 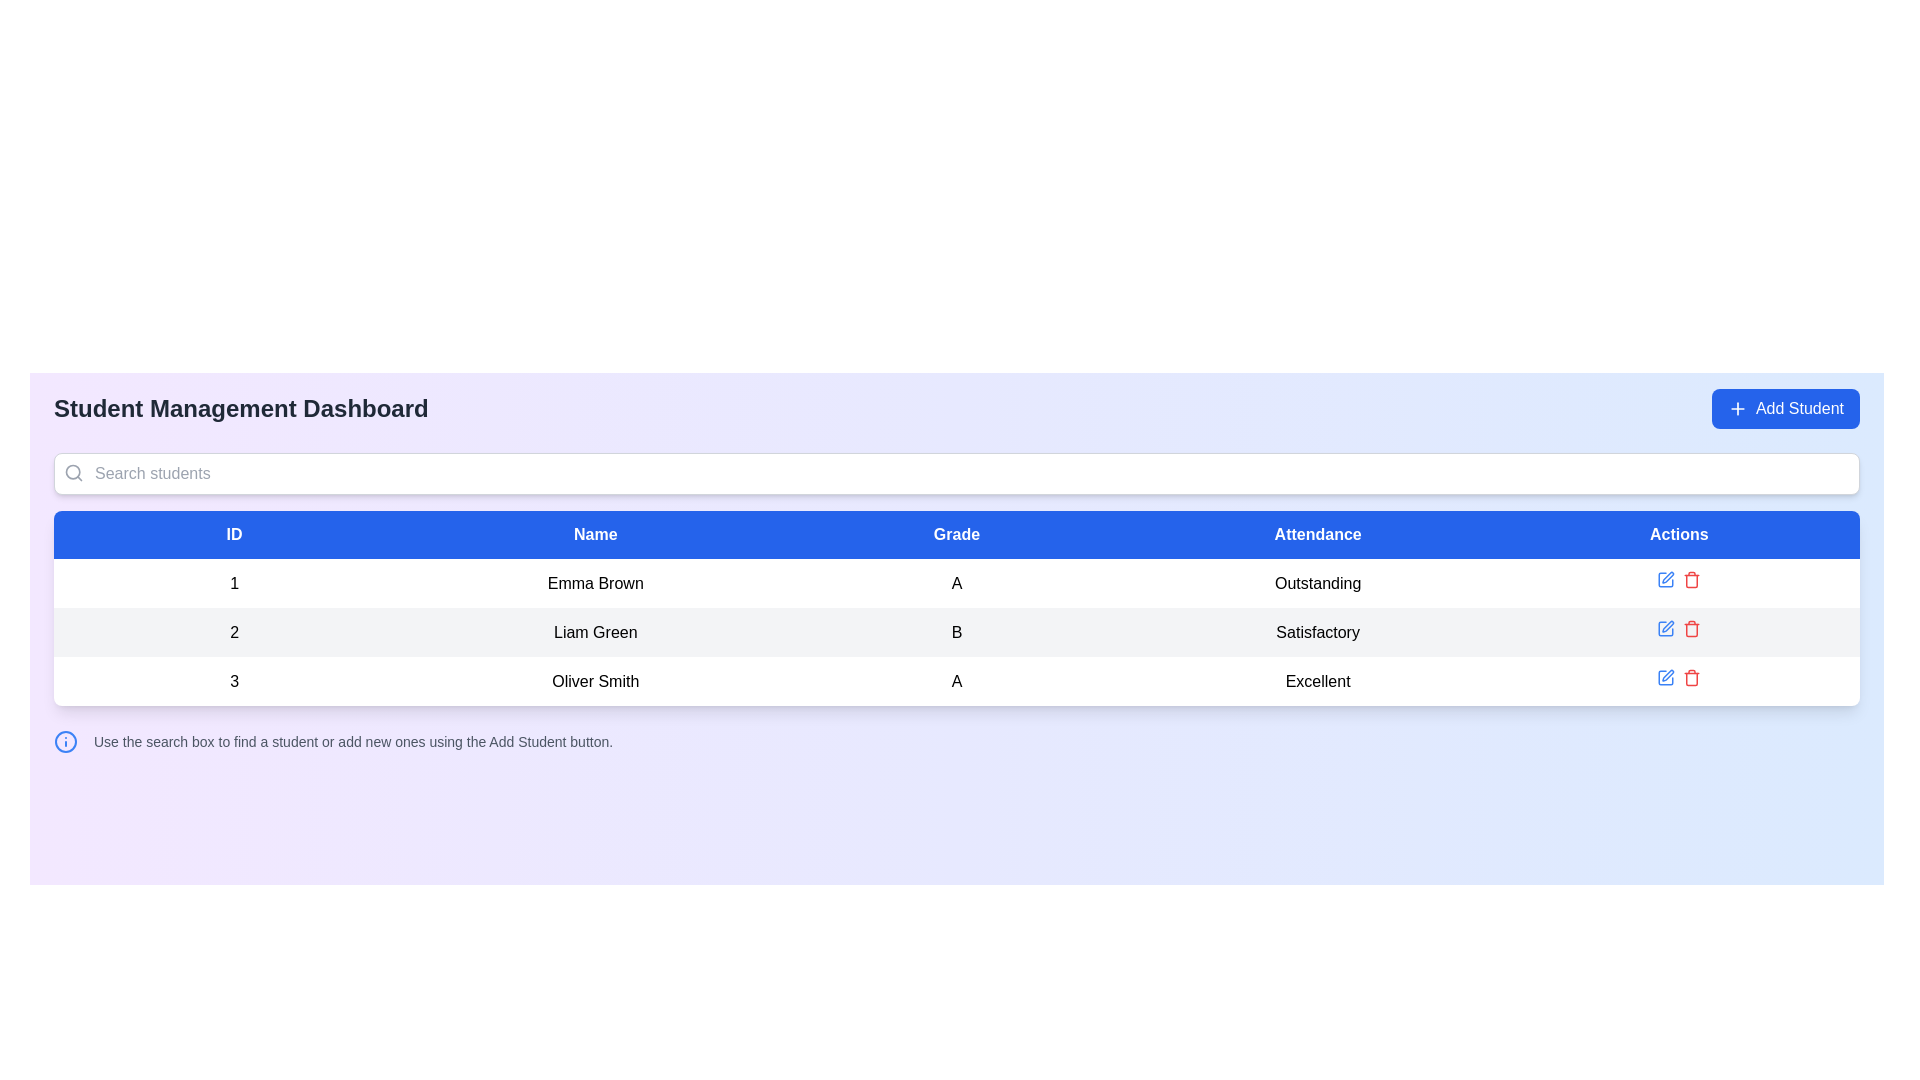 I want to click on the Table Header Cell with bold white text reading 'Attendance' that has a blue background, located as the fourth column header in the table, so click(x=1318, y=534).